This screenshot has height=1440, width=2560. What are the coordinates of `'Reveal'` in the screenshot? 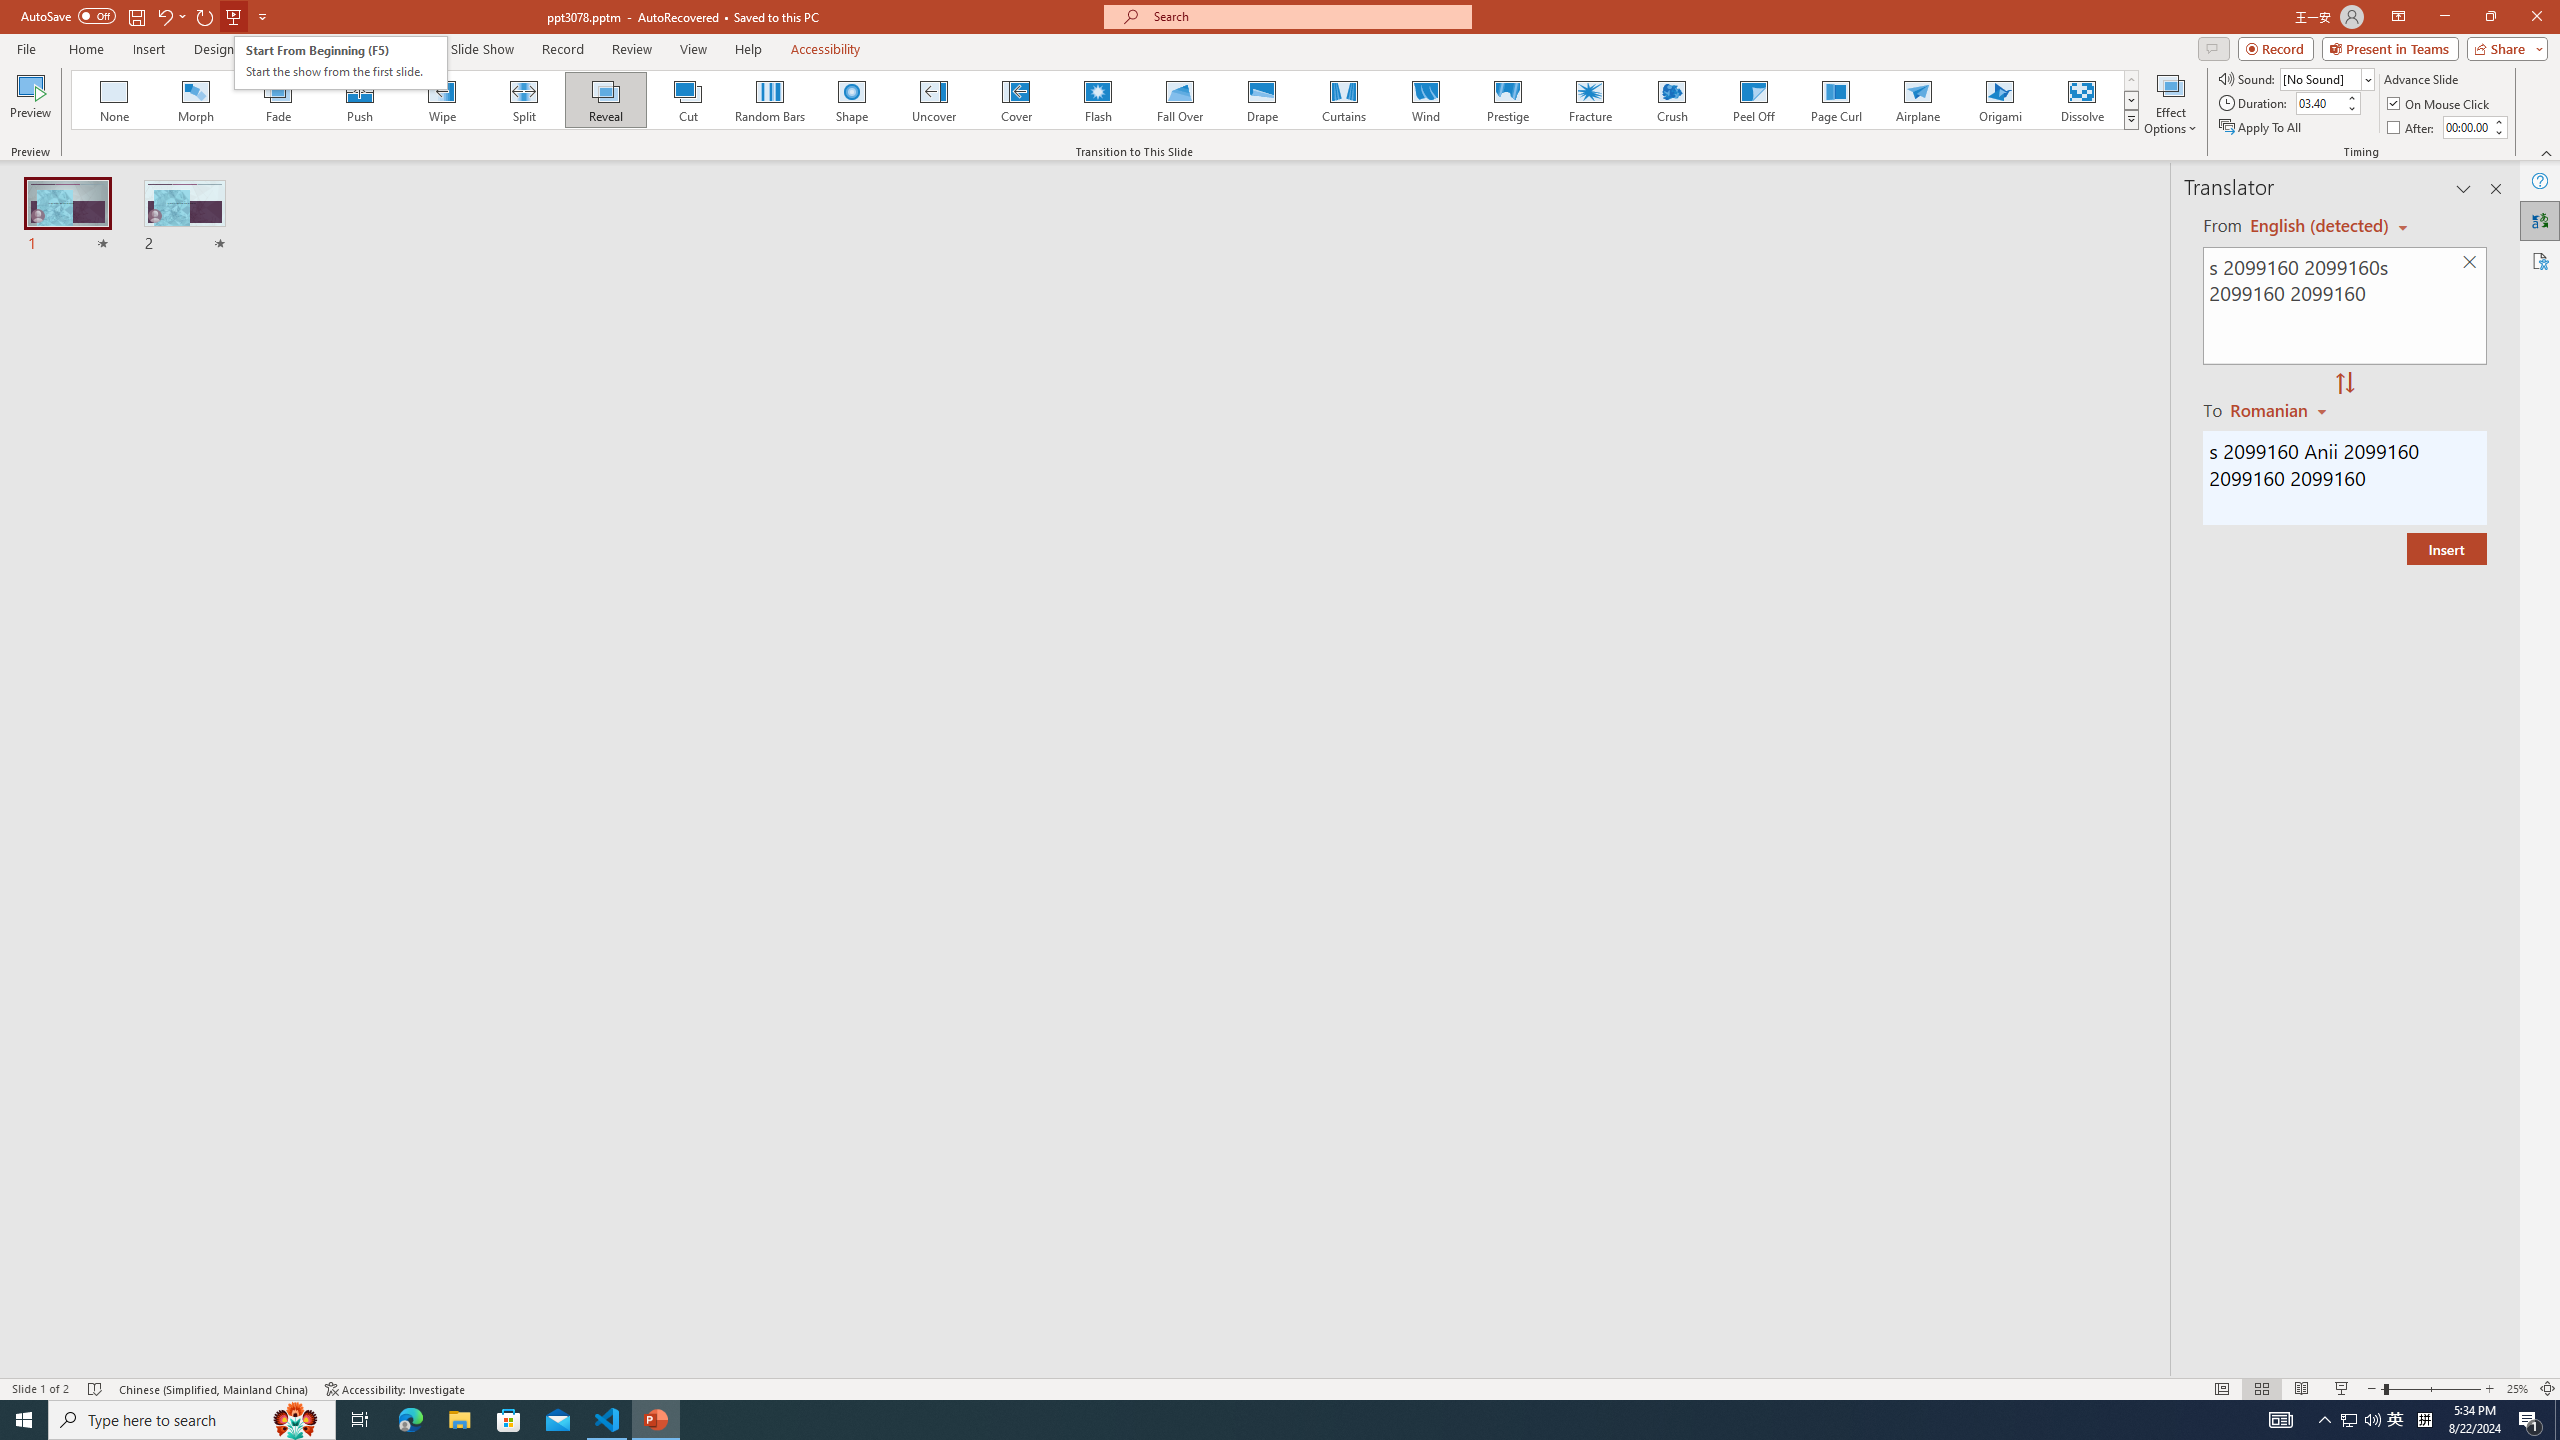 It's located at (606, 99).